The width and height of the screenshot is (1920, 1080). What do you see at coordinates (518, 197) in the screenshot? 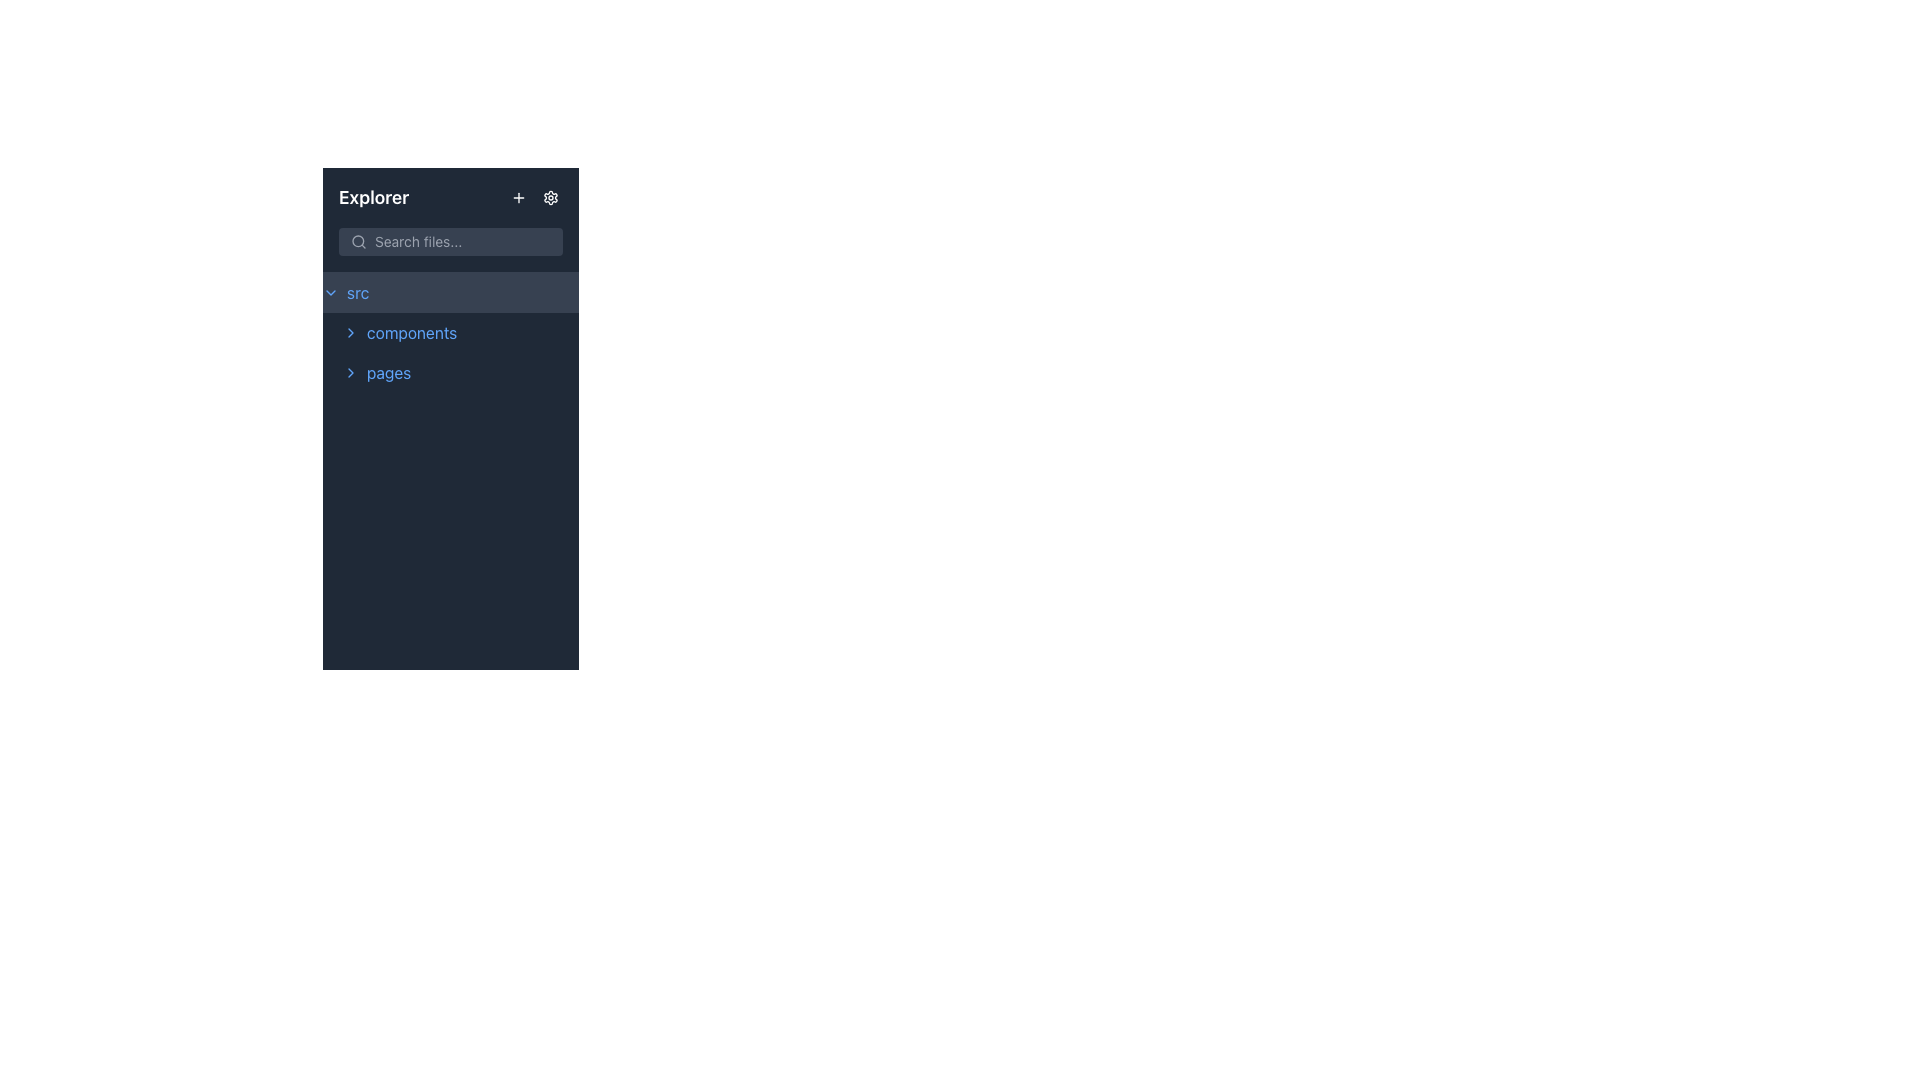
I see `the 'plus' icon button in the top-right of the sidebar` at bounding box center [518, 197].